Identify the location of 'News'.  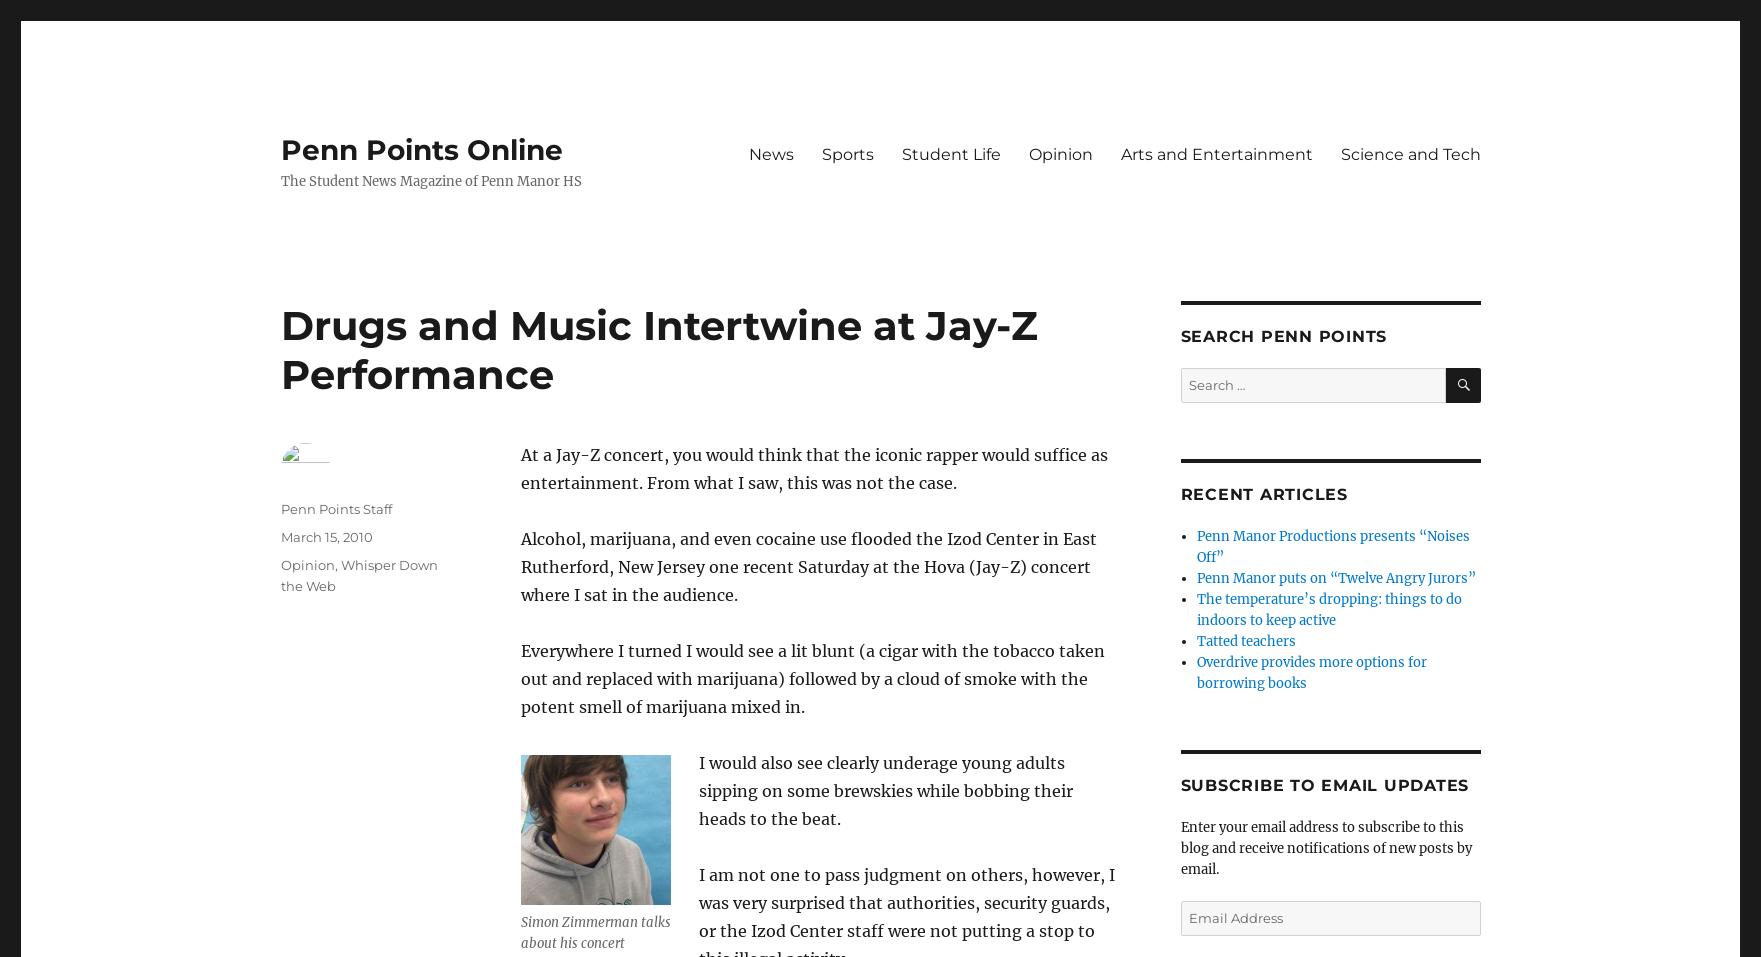
(748, 153).